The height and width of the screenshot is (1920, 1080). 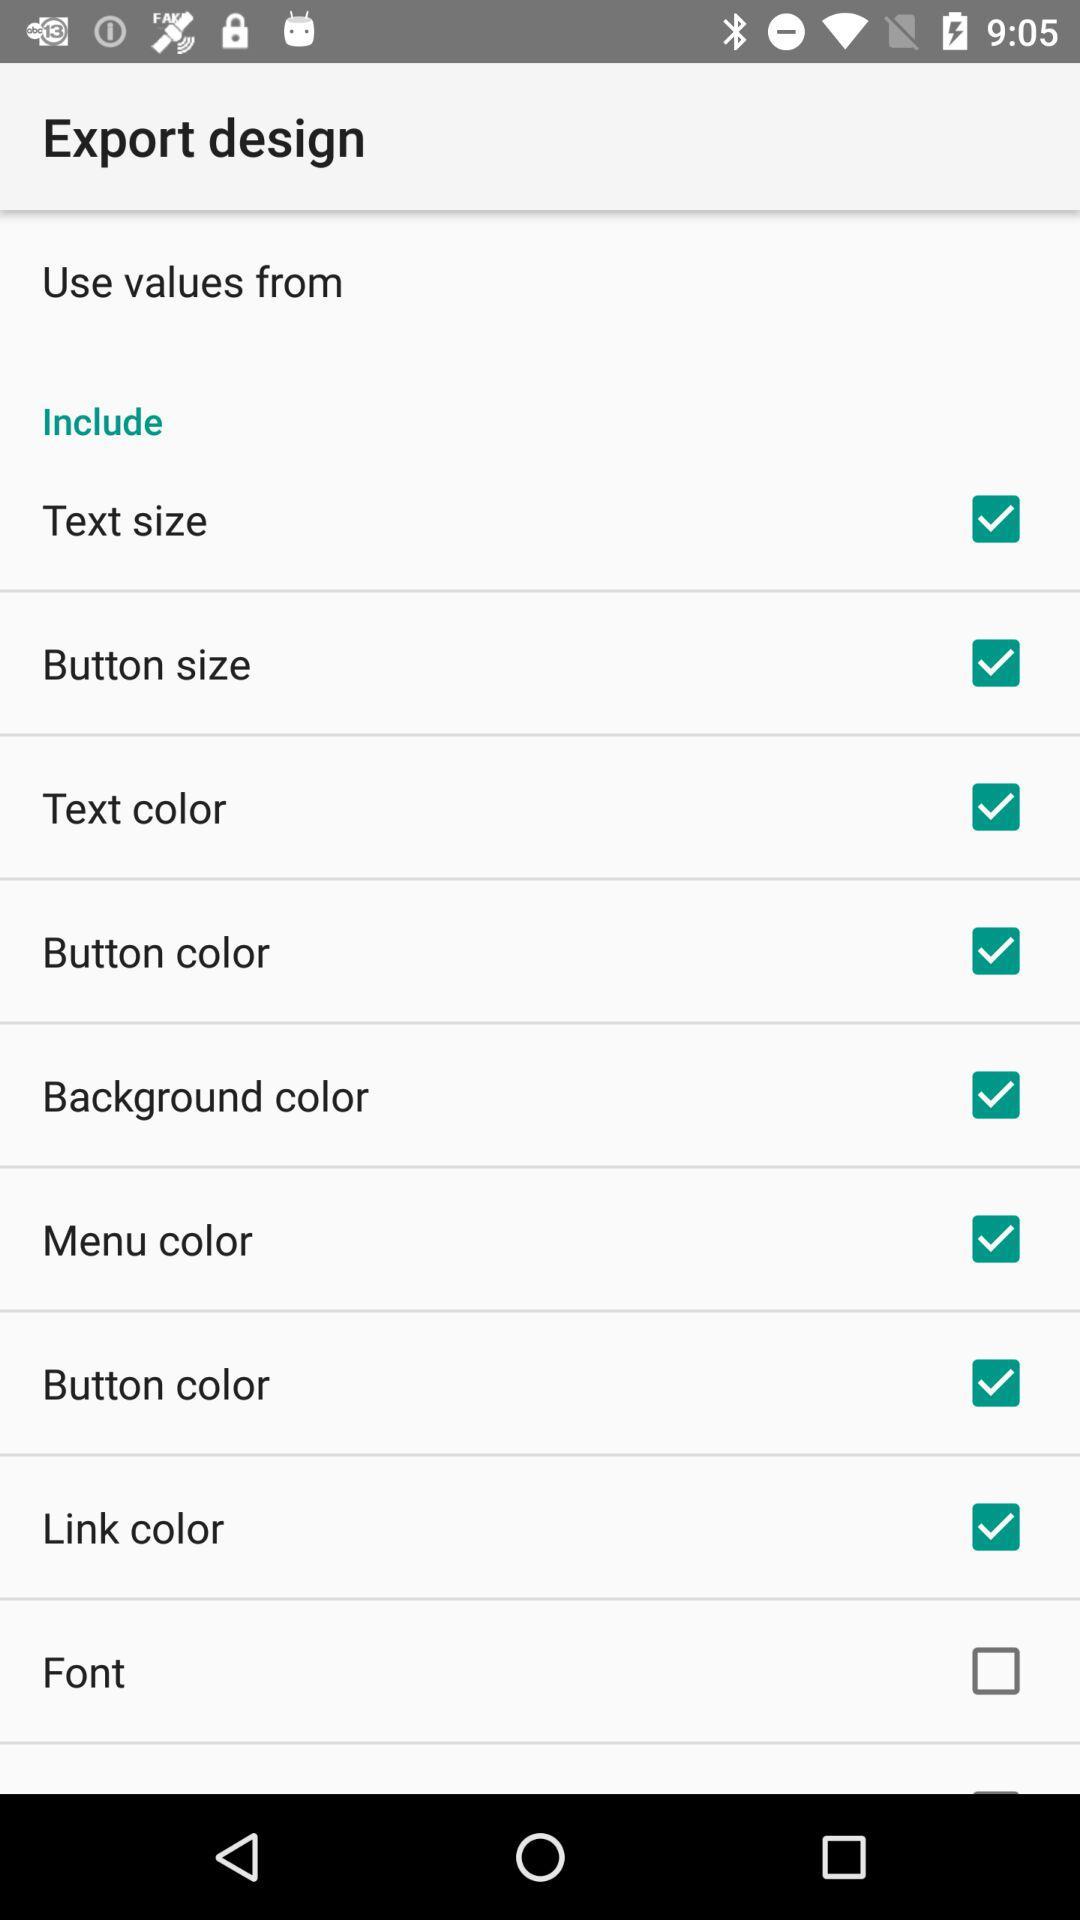 What do you see at coordinates (133, 1525) in the screenshot?
I see `item below the button color item` at bounding box center [133, 1525].